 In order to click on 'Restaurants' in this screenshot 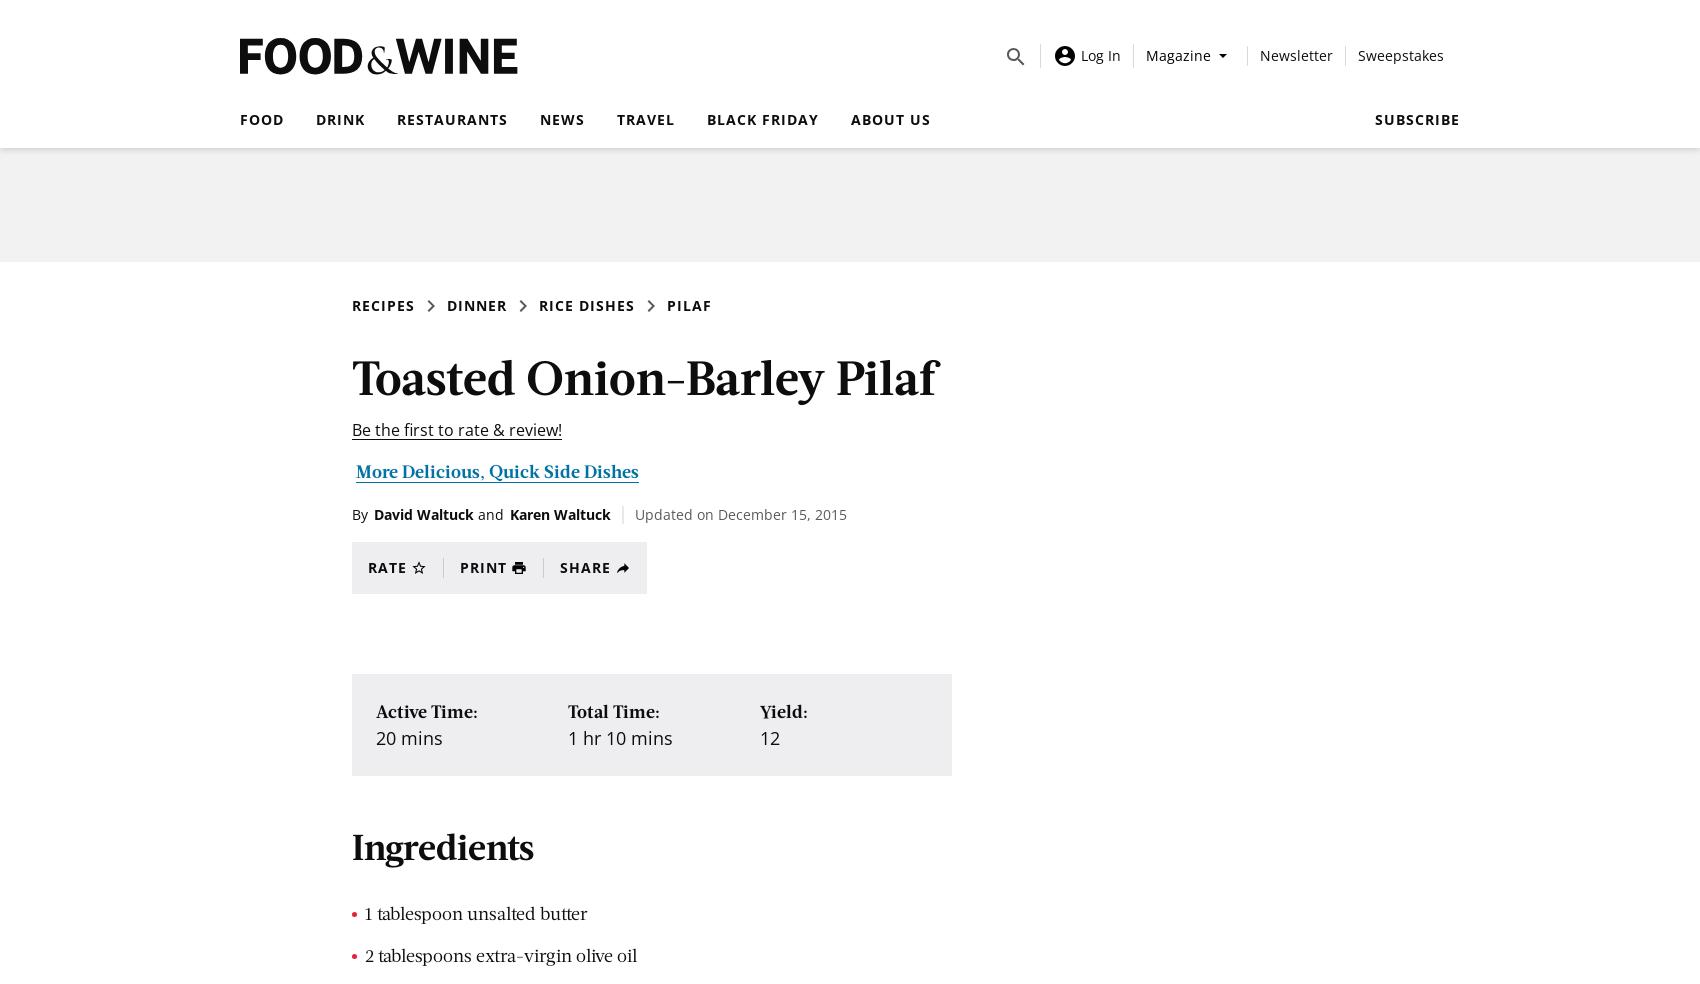, I will do `click(452, 118)`.